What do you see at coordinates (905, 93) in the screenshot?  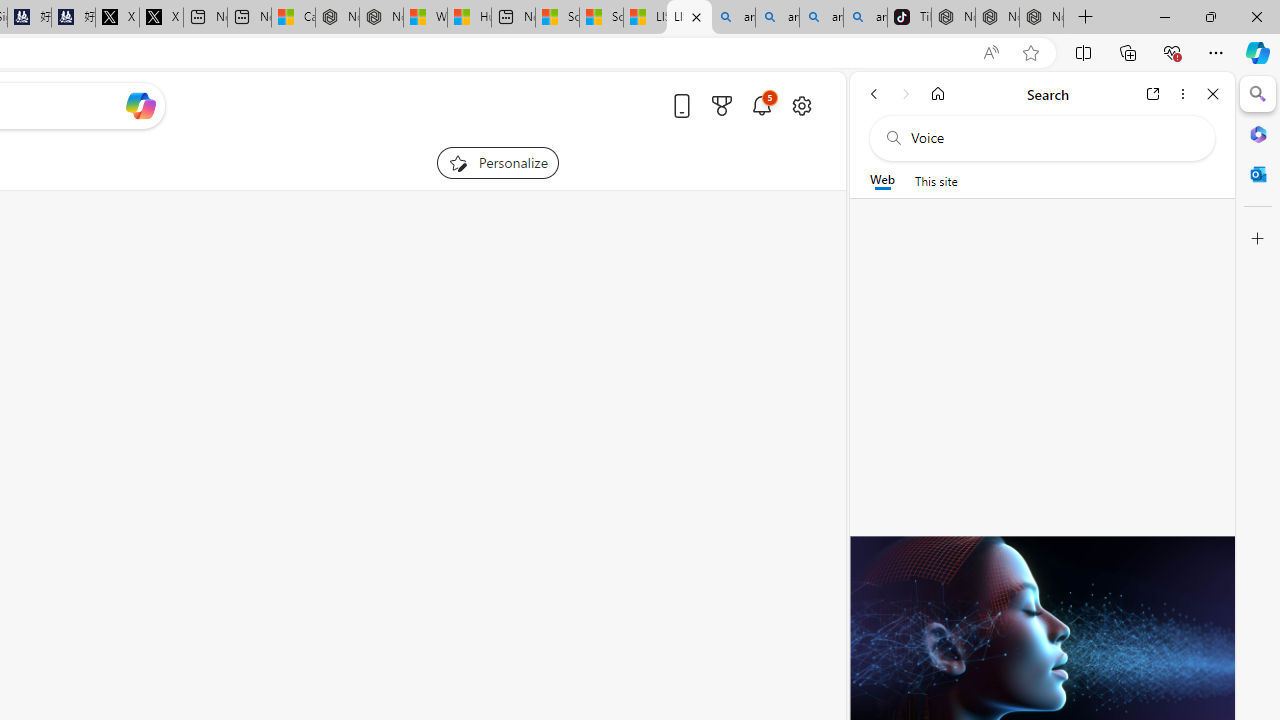 I see `'Forward'` at bounding box center [905, 93].